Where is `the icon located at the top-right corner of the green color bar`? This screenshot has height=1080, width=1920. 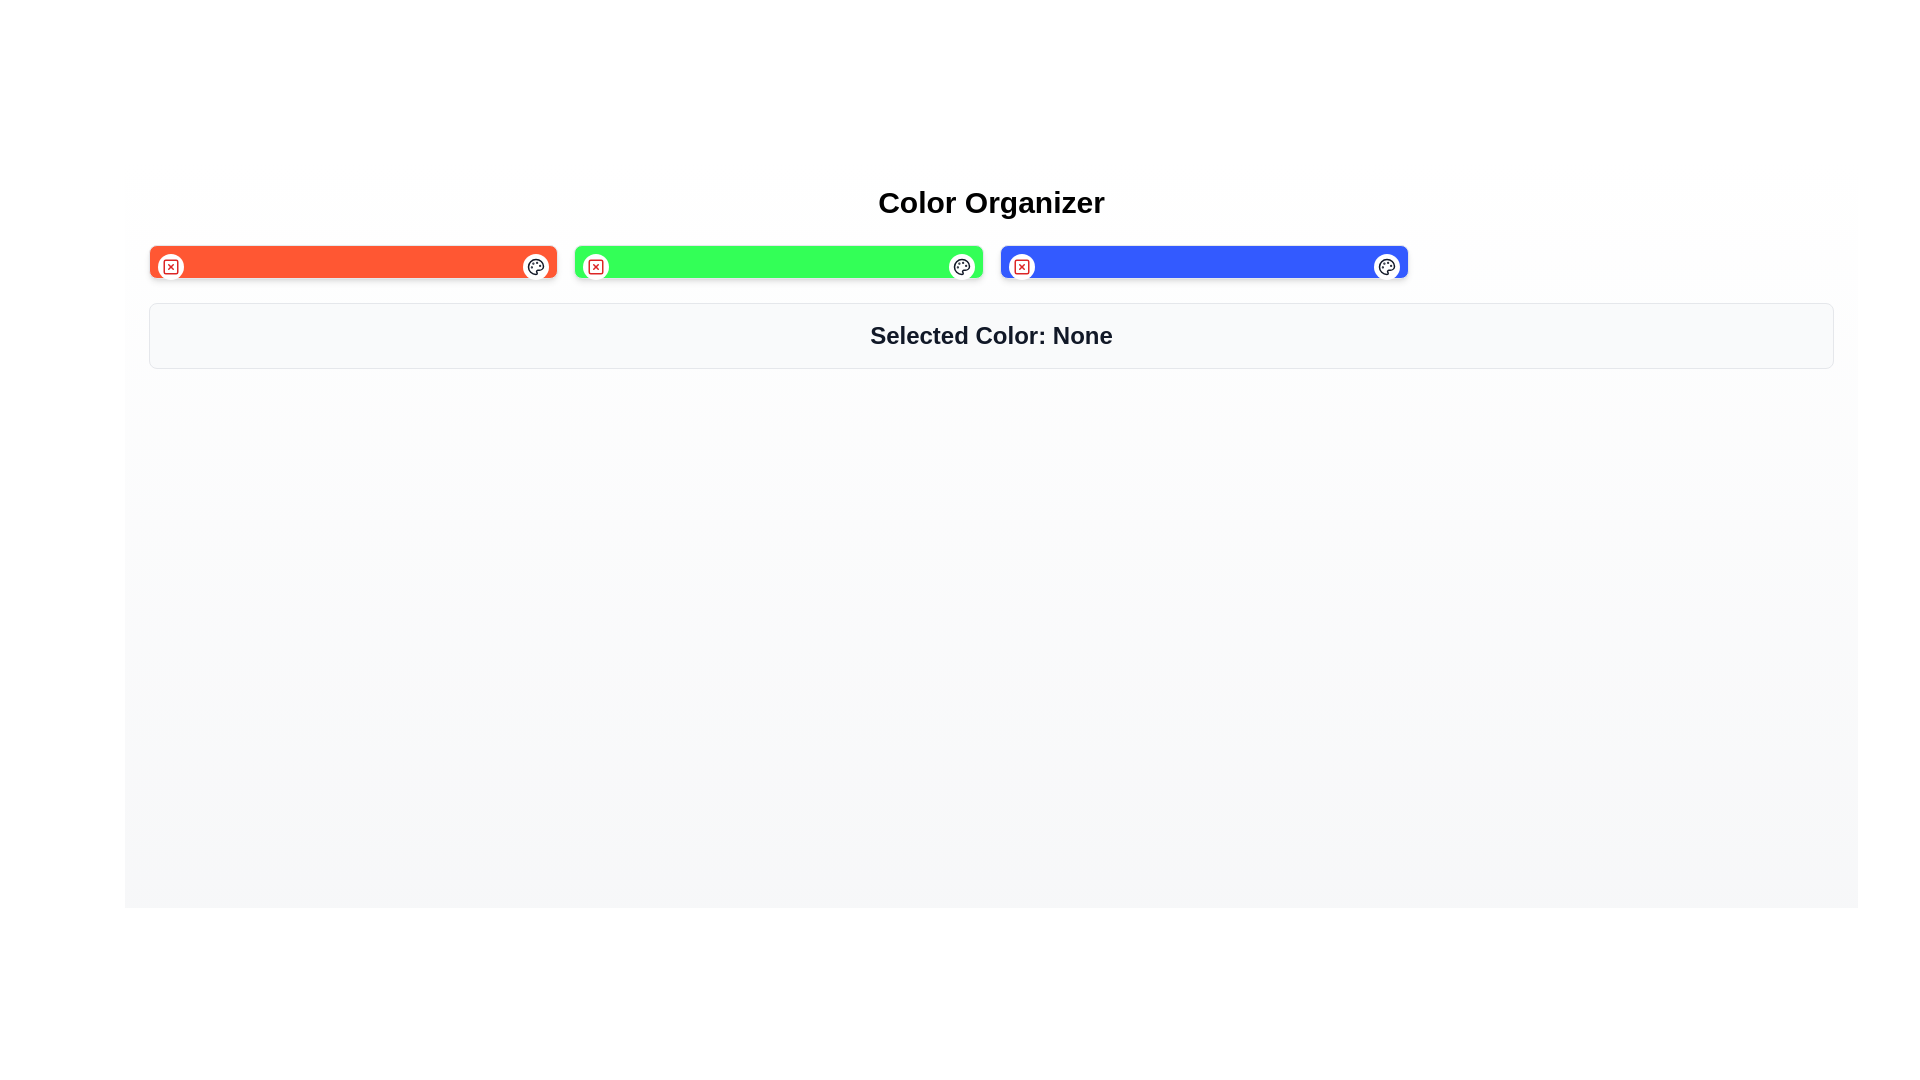 the icon located at the top-right corner of the green color bar is located at coordinates (961, 265).